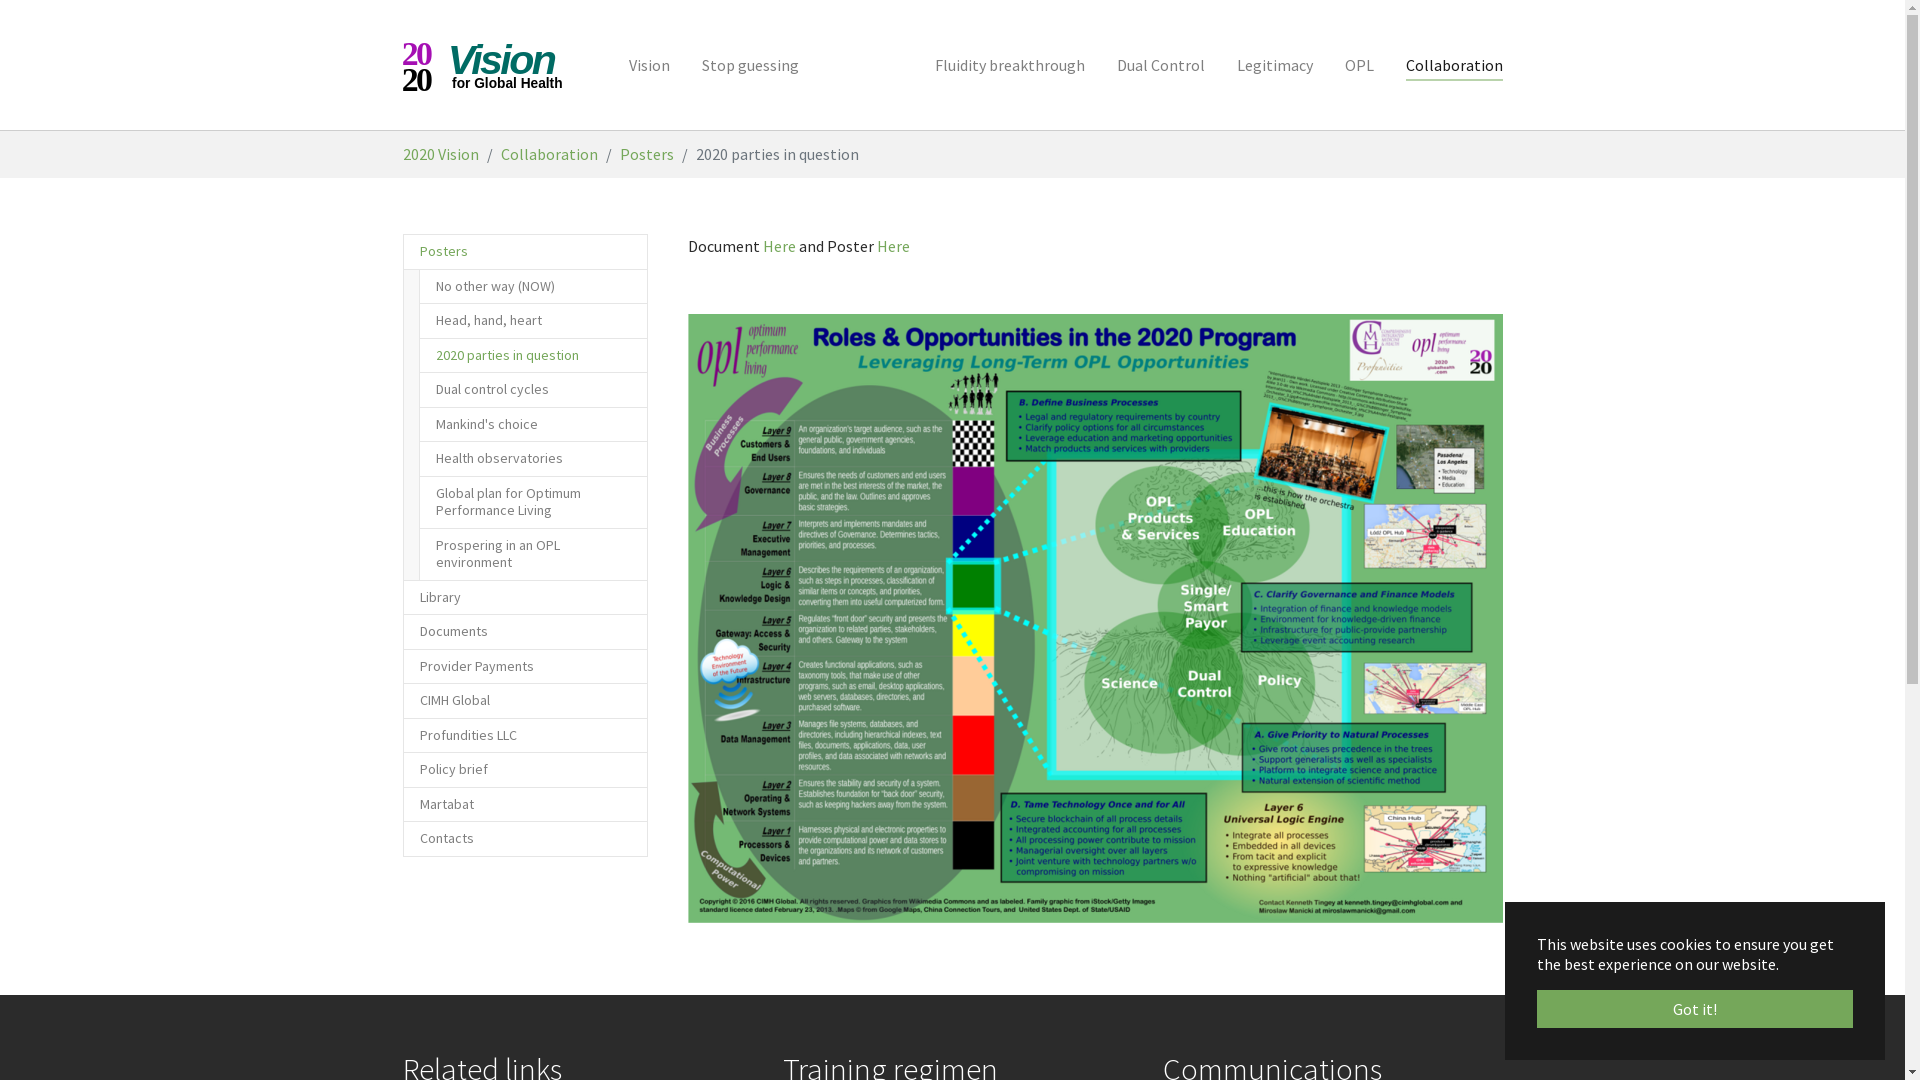 This screenshot has height=1080, width=1920. Describe the element at coordinates (1272, 64) in the screenshot. I see `'Legitimacy'` at that location.